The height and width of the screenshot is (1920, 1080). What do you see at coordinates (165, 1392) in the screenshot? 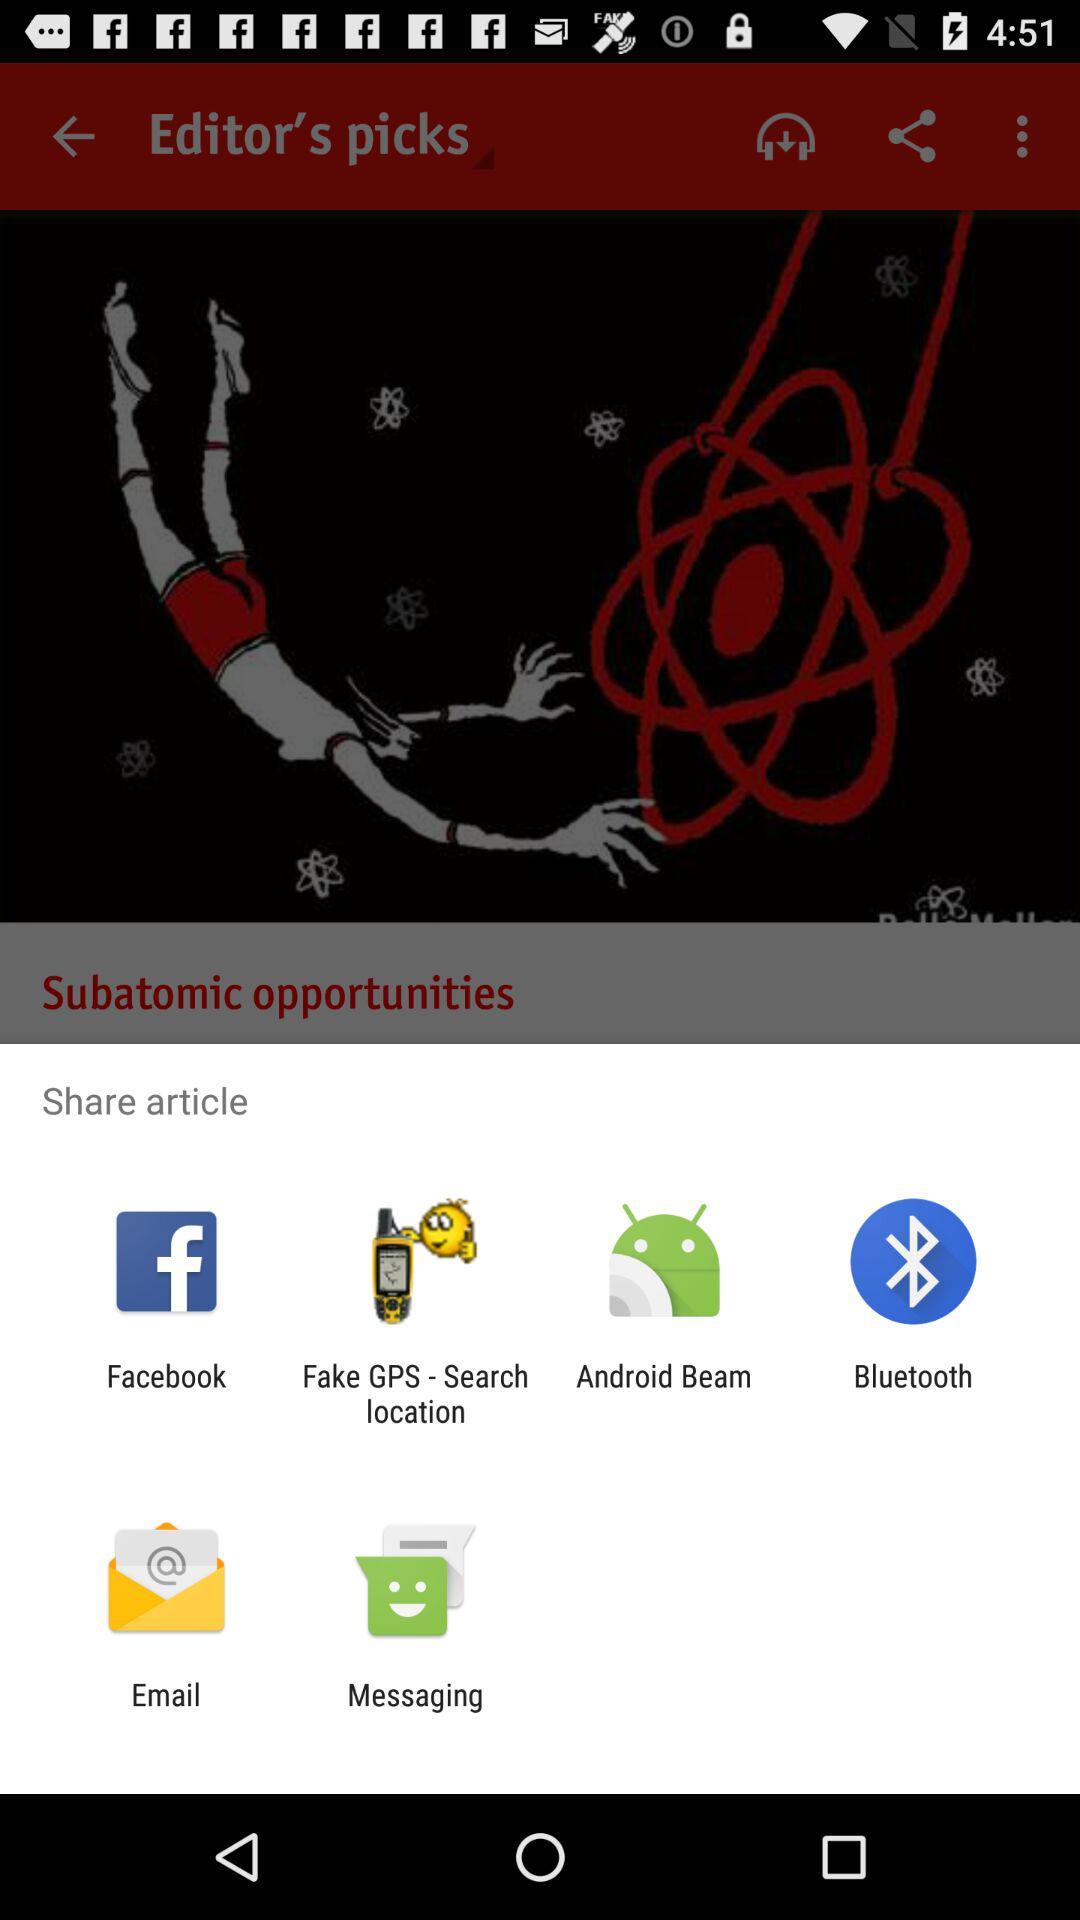
I see `the icon to the left of the fake gps search item` at bounding box center [165, 1392].